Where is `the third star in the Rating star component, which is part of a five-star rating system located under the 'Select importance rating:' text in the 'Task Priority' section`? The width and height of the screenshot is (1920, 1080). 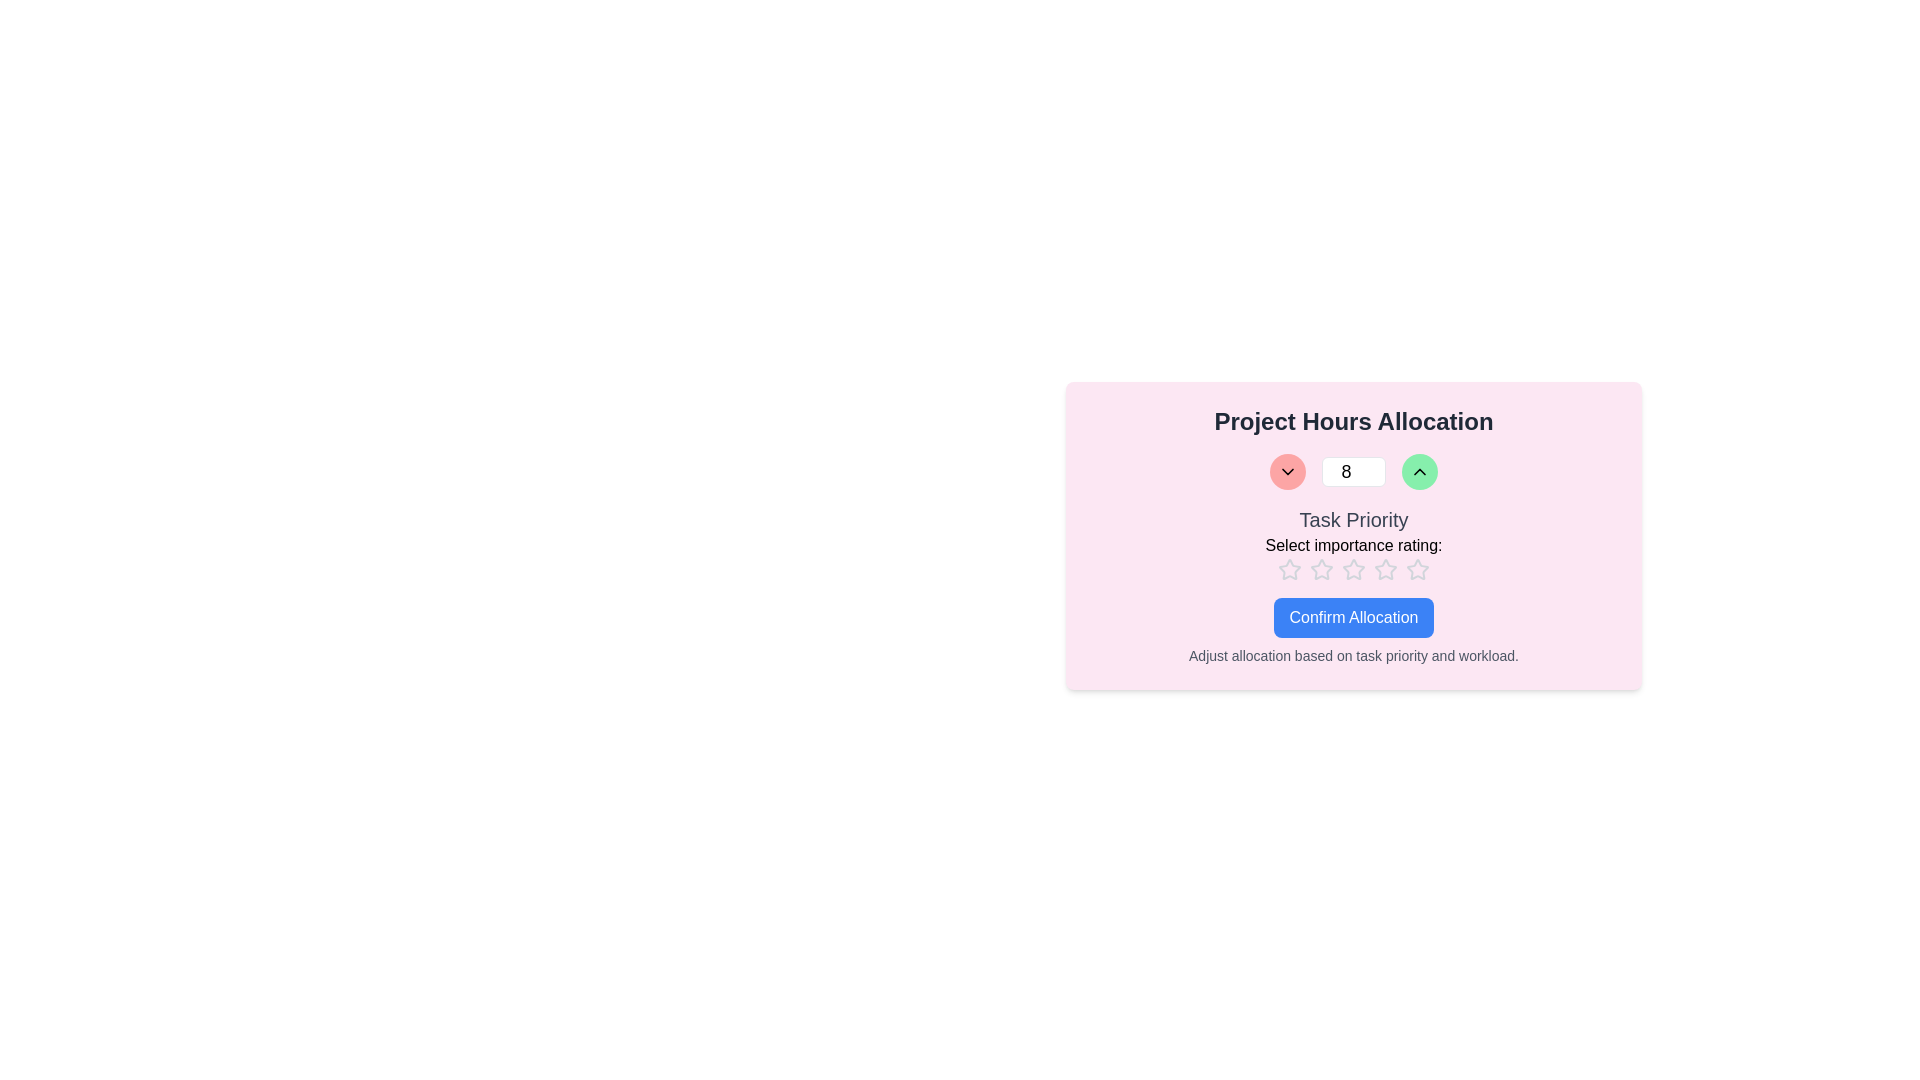 the third star in the Rating star component, which is part of a five-star rating system located under the 'Select importance rating:' text in the 'Task Priority' section is located at coordinates (1353, 570).